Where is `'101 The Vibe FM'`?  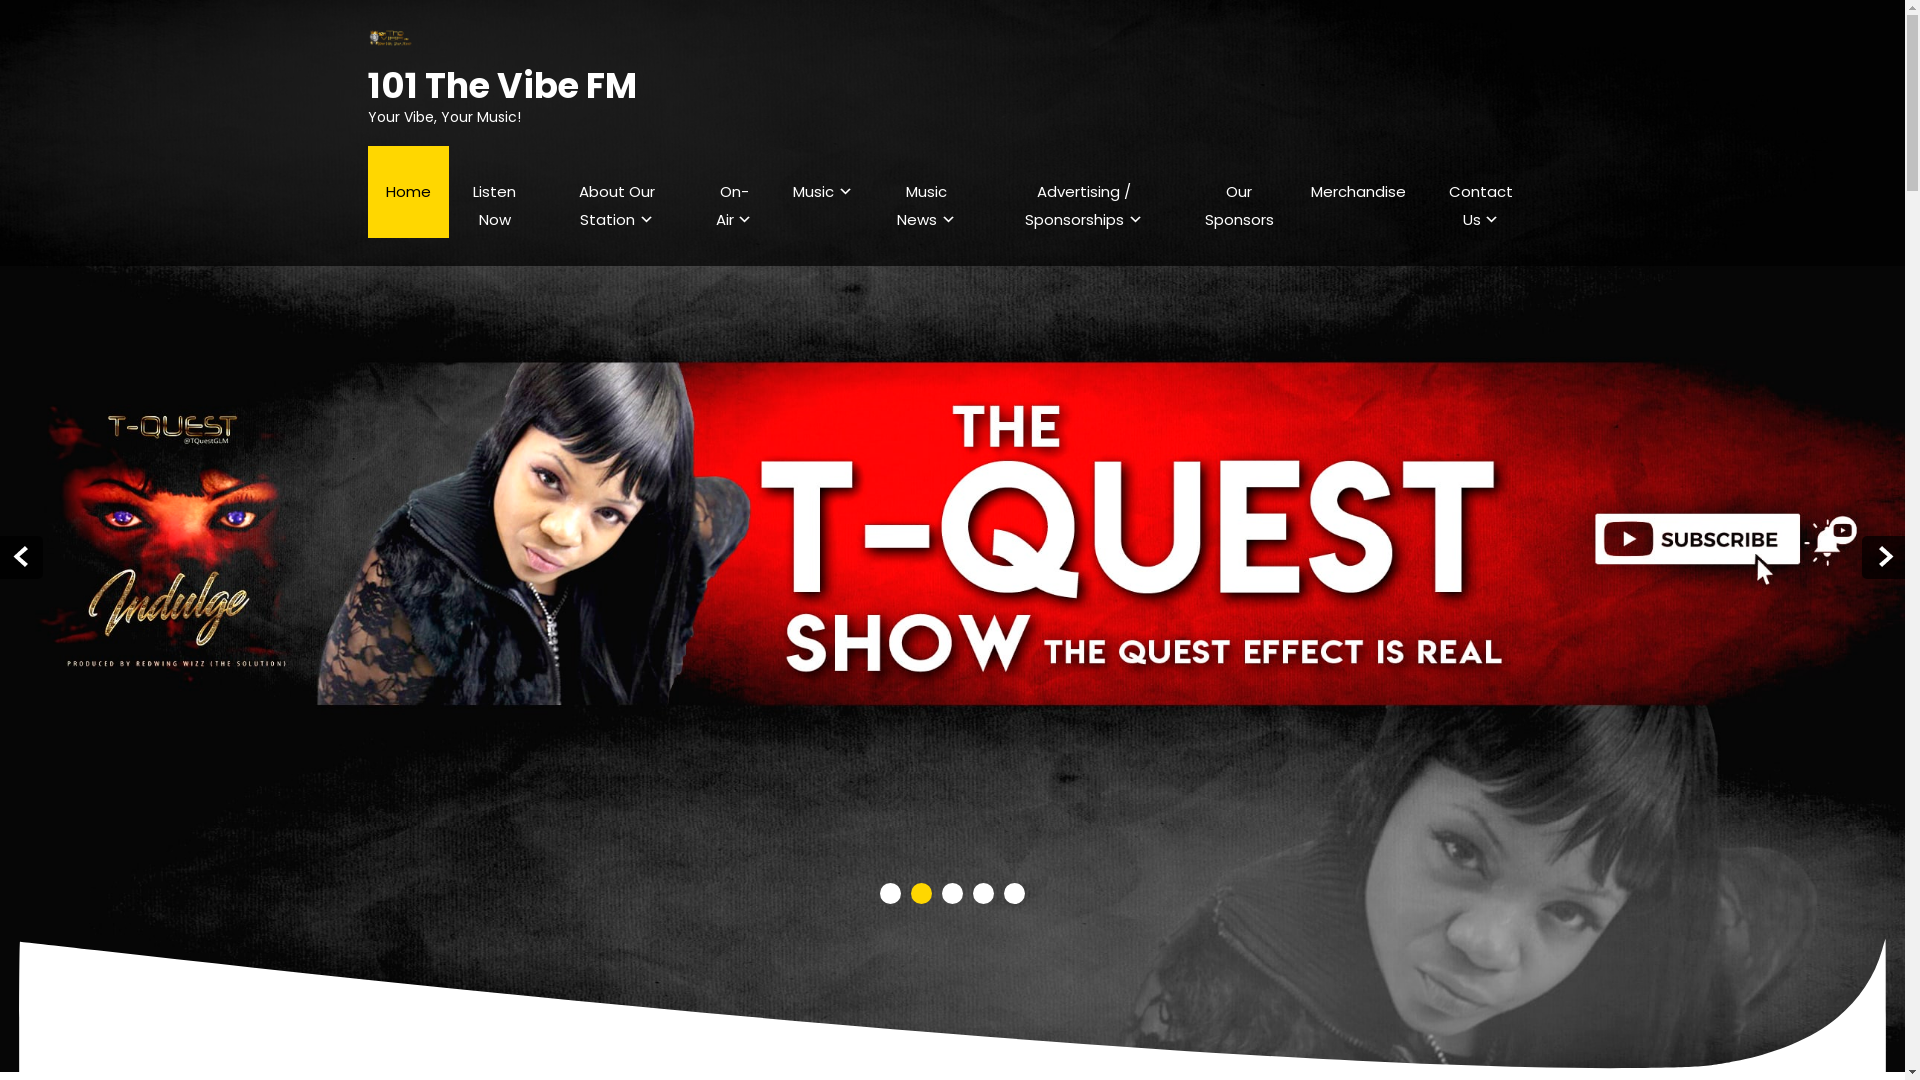 '101 The Vibe FM' is located at coordinates (502, 84).